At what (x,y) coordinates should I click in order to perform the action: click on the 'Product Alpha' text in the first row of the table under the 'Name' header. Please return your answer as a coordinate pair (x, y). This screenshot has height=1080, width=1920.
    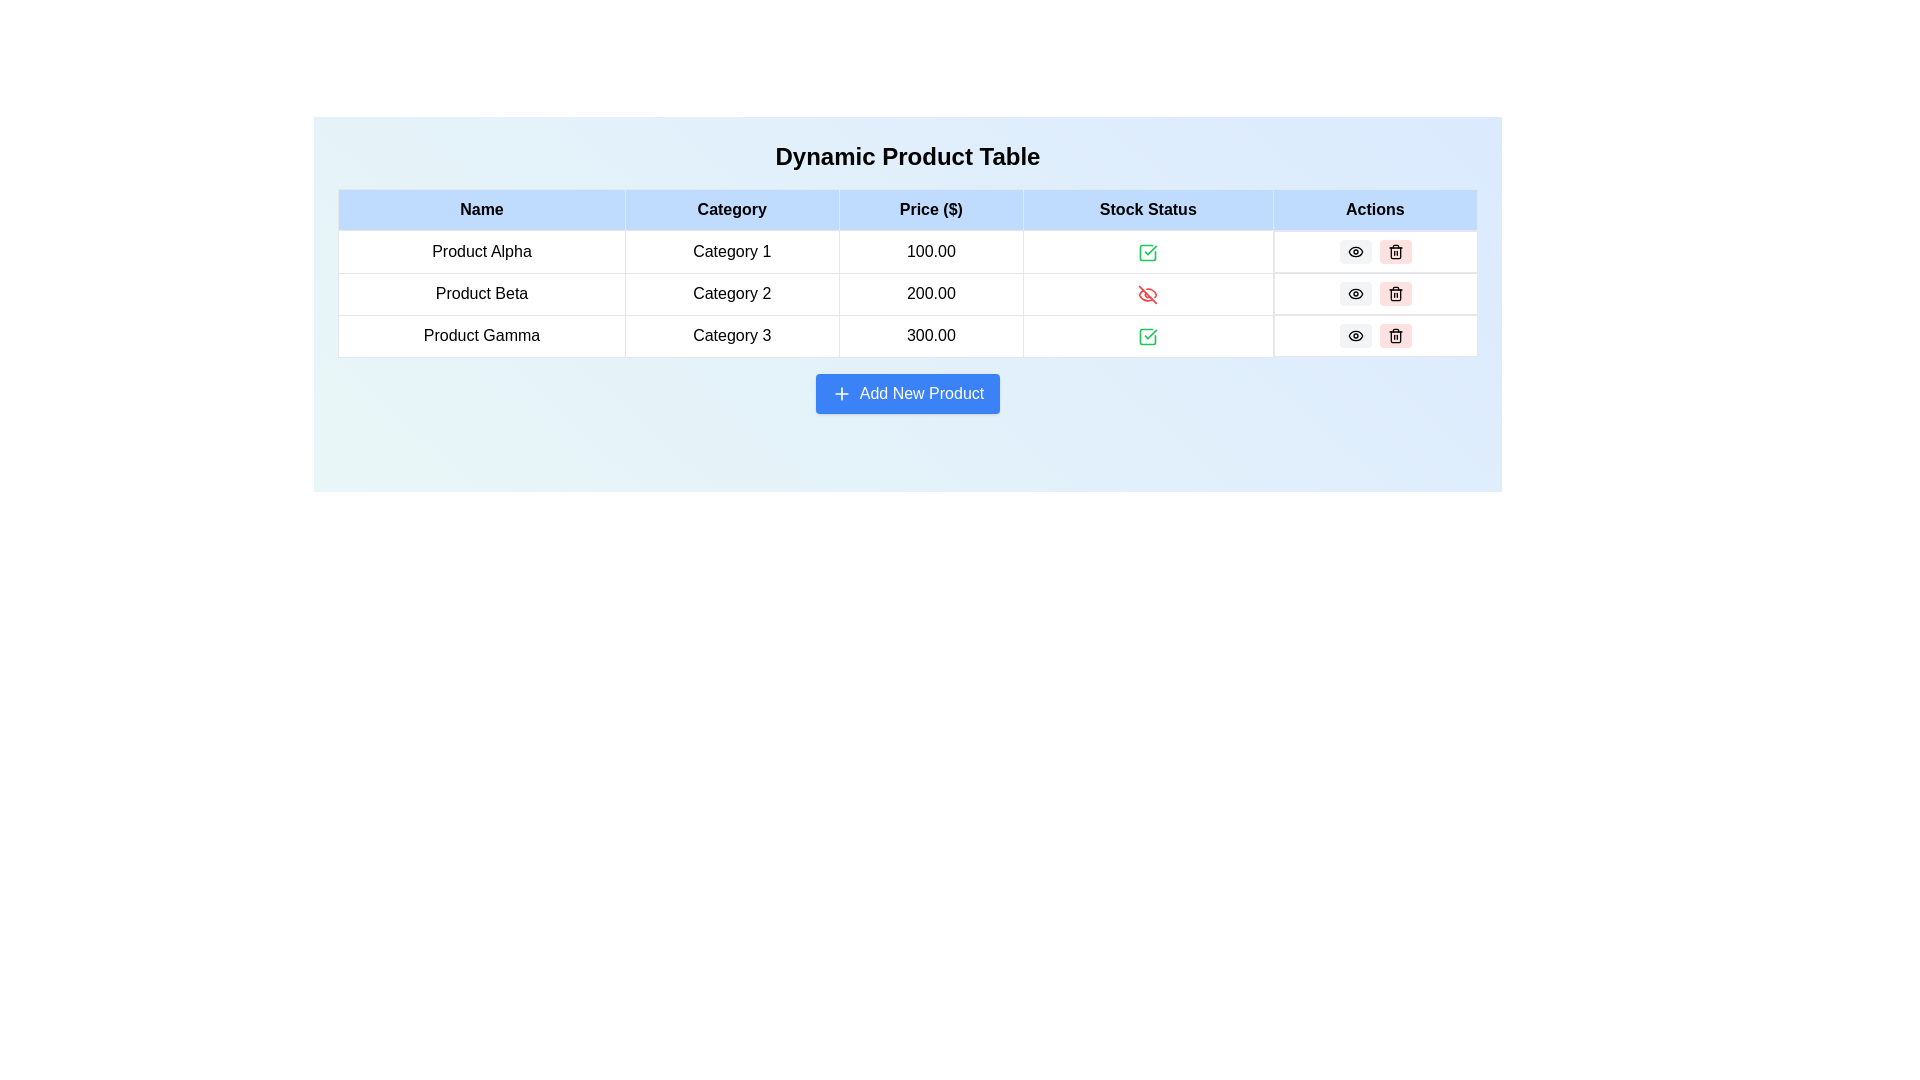
    Looking at the image, I should click on (481, 250).